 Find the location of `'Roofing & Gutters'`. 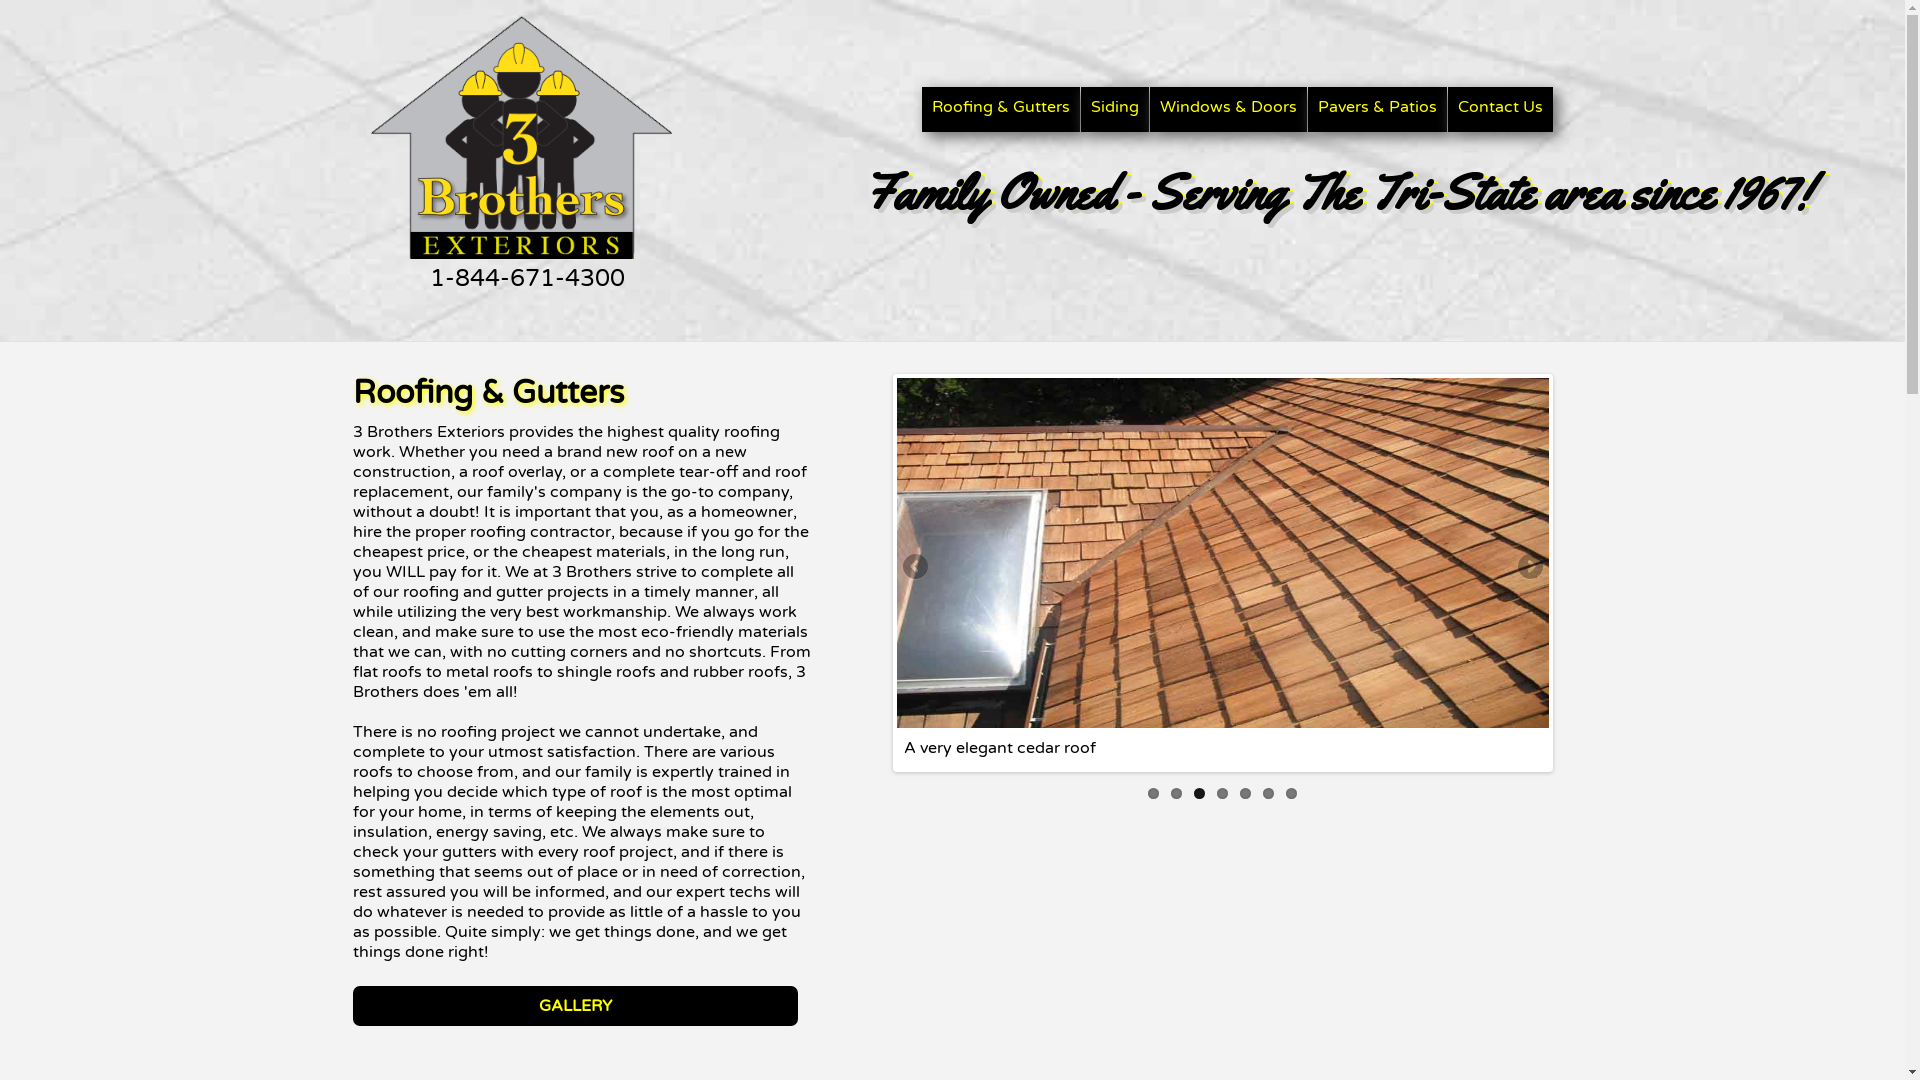

'Roofing & Gutters' is located at coordinates (1001, 109).